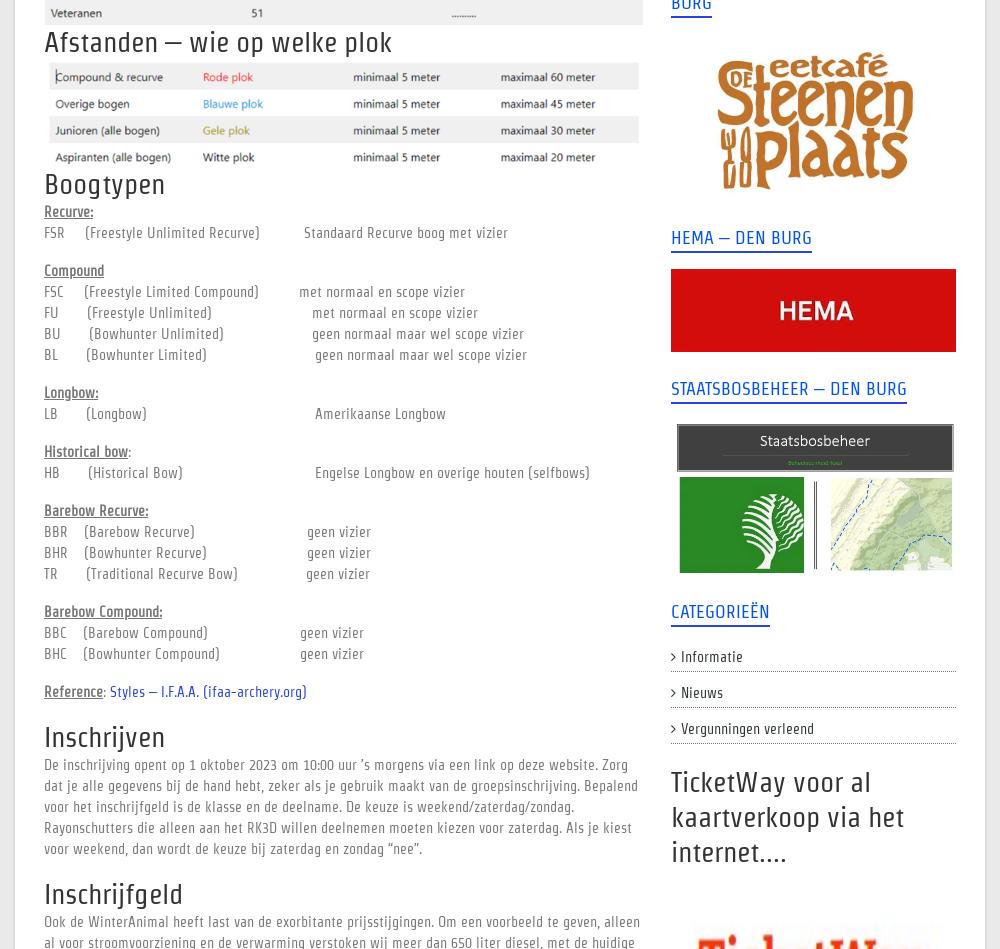 The image size is (1000, 949). What do you see at coordinates (206, 551) in the screenshot?
I see `'BHR    (Bowhunter Recurve)                         geen vizier'` at bounding box center [206, 551].